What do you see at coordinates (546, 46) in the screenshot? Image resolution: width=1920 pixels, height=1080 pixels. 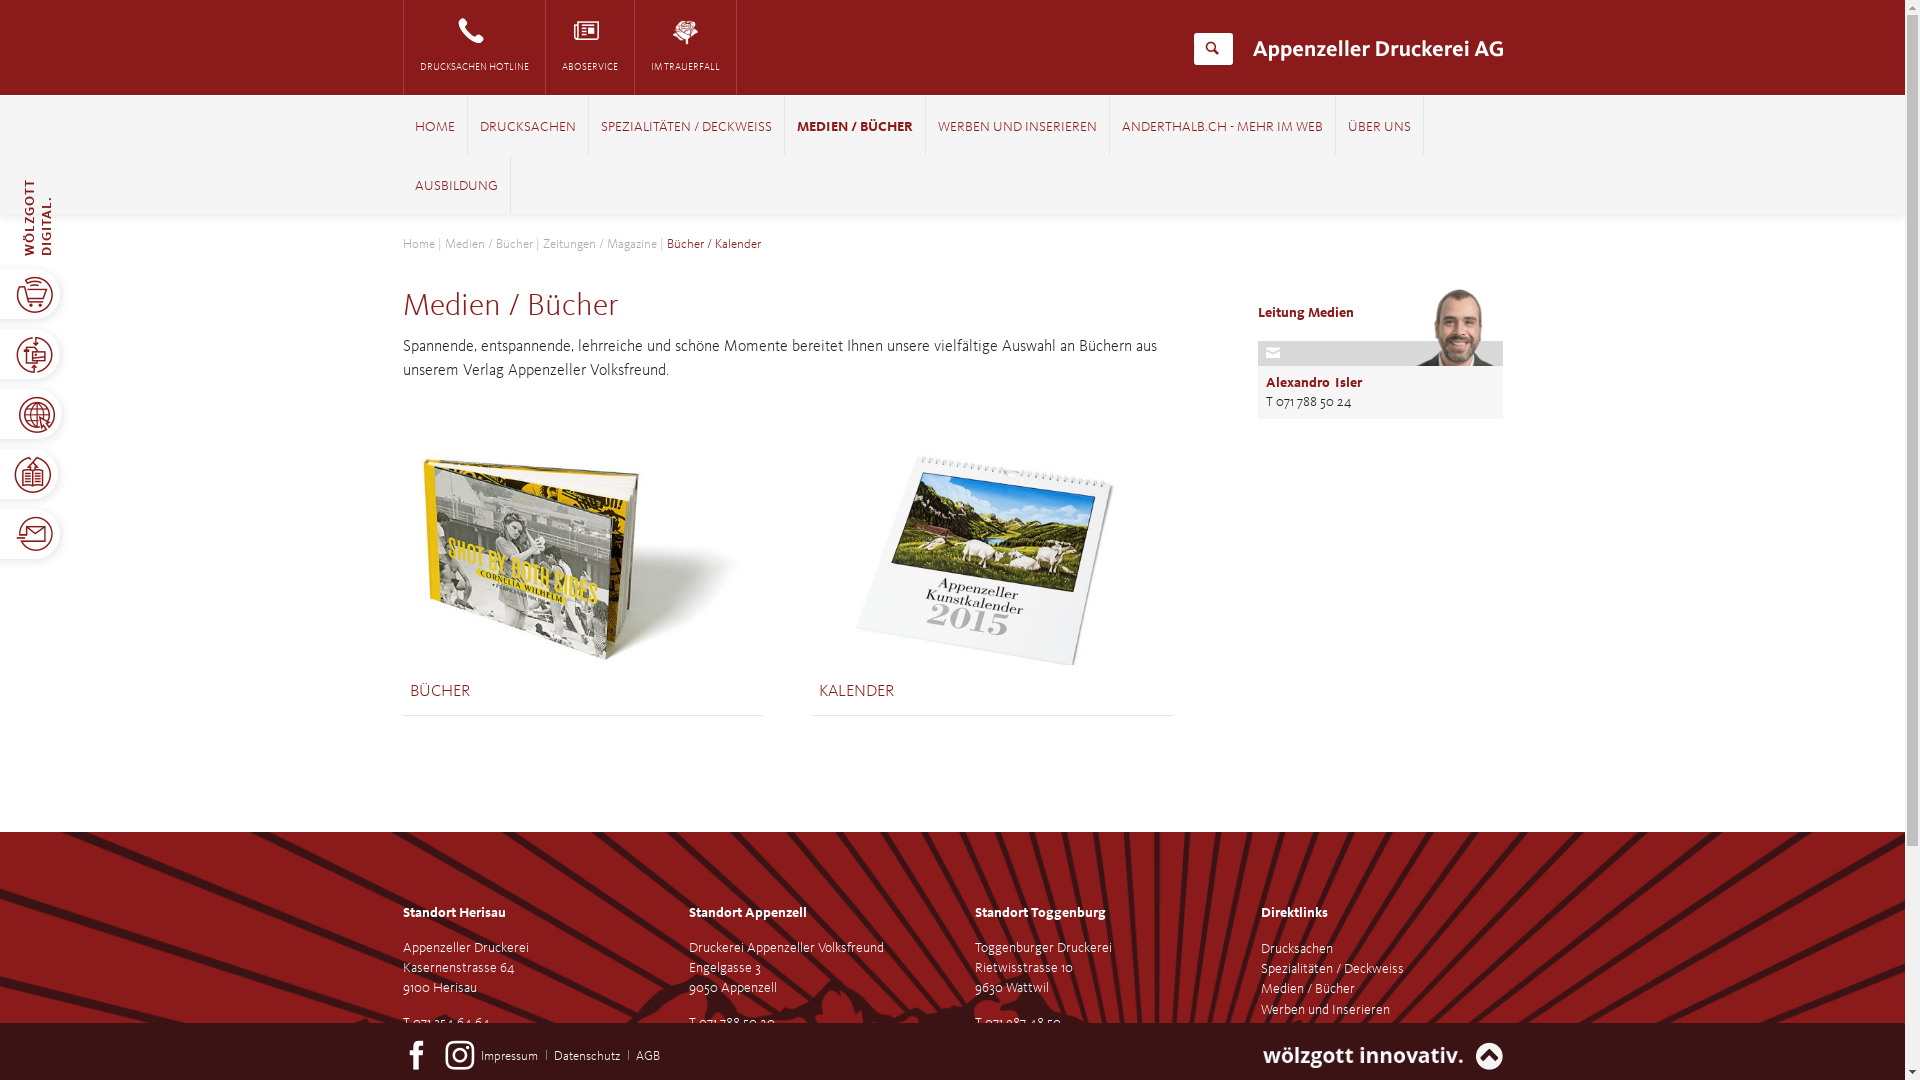 I see `'ABOSERVICE'` at bounding box center [546, 46].